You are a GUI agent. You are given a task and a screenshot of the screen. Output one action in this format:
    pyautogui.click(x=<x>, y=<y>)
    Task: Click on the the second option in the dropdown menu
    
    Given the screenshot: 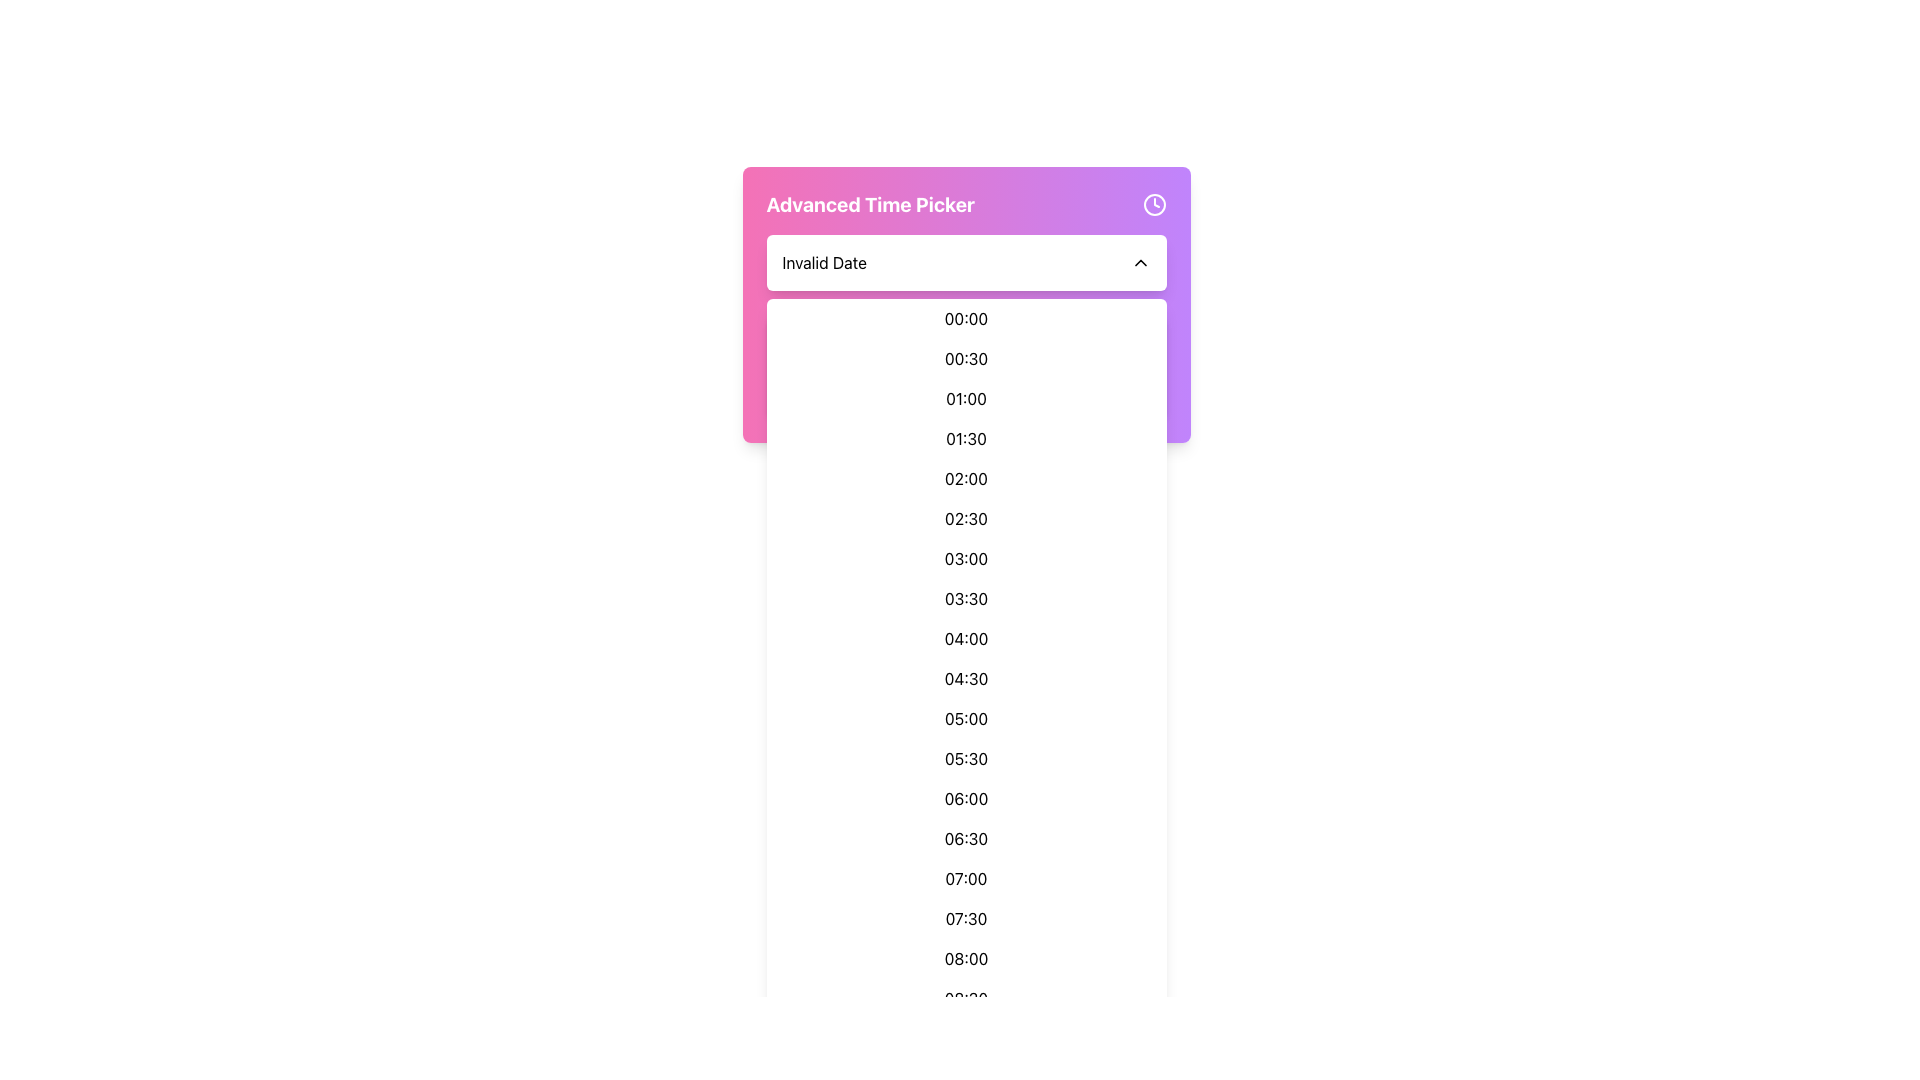 What is the action you would take?
    pyautogui.click(x=966, y=357)
    